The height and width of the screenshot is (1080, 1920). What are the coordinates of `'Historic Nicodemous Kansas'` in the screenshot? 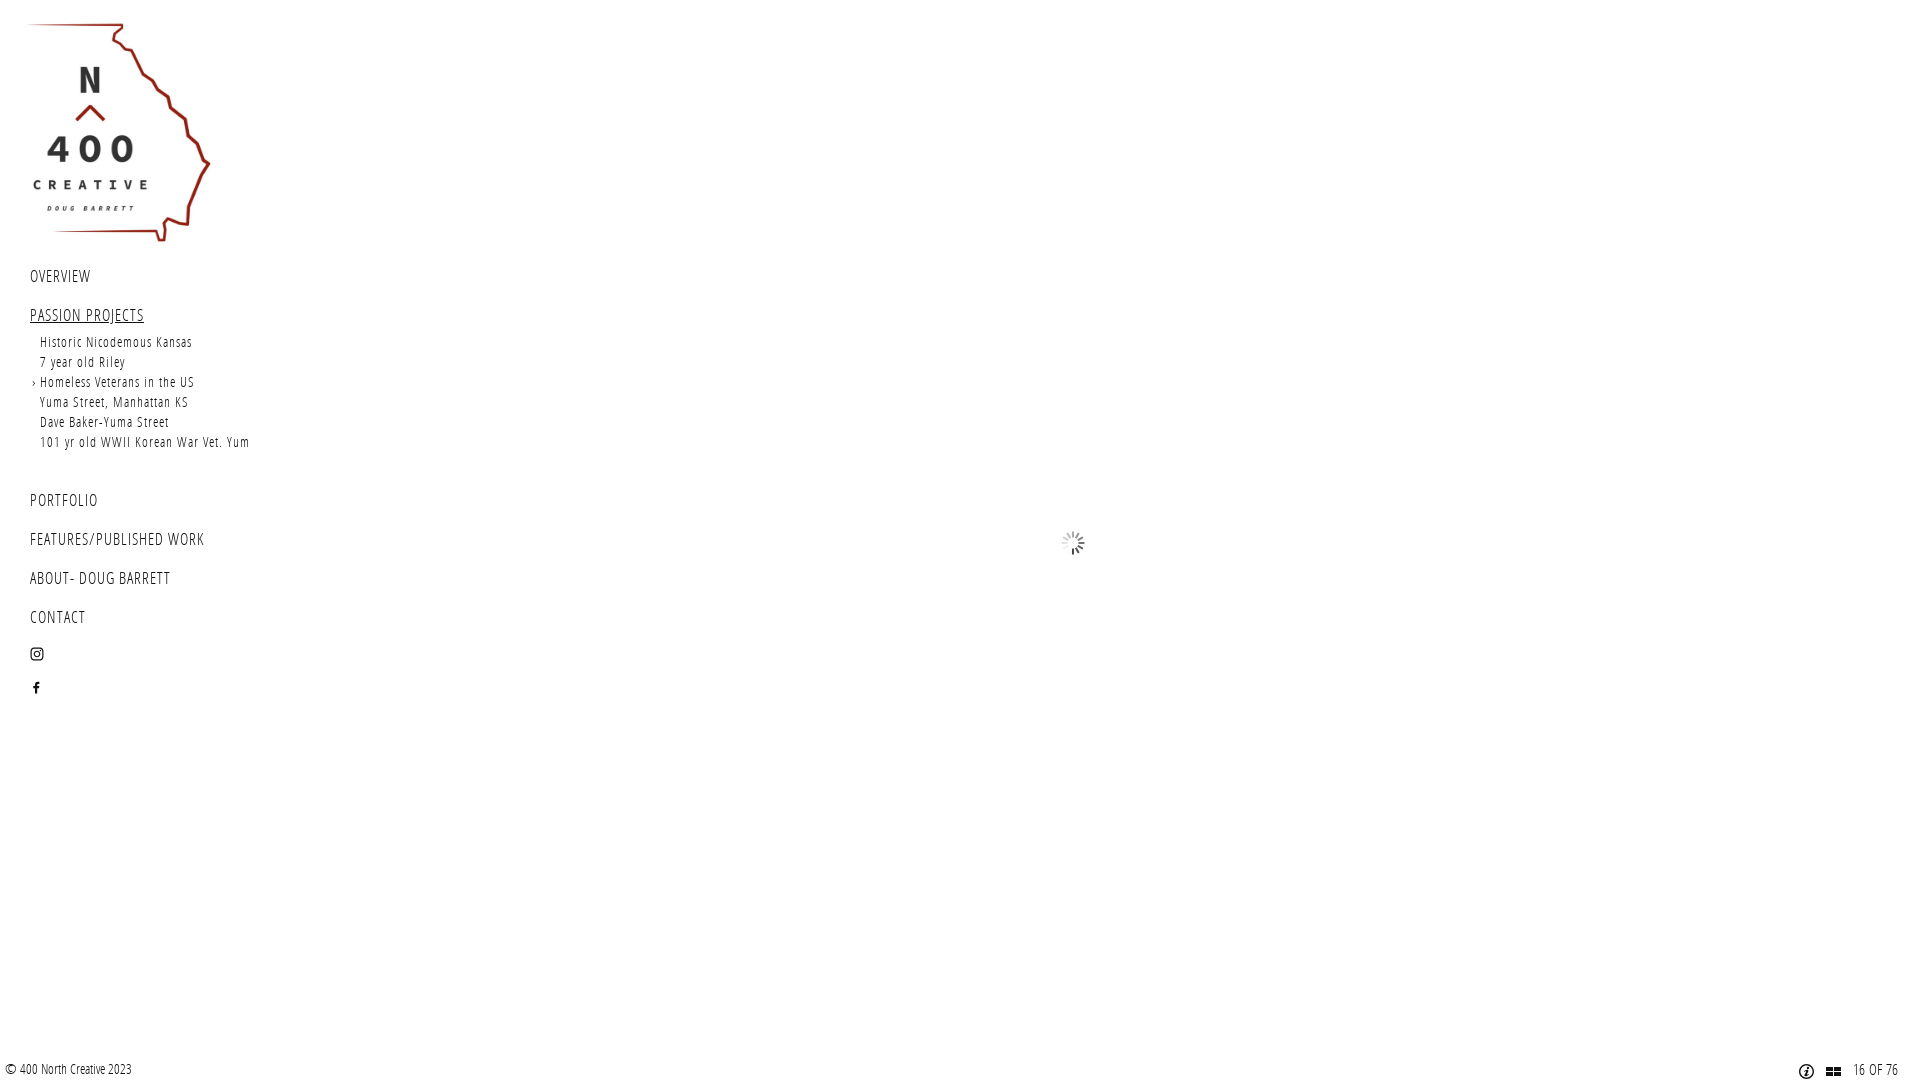 It's located at (114, 341).